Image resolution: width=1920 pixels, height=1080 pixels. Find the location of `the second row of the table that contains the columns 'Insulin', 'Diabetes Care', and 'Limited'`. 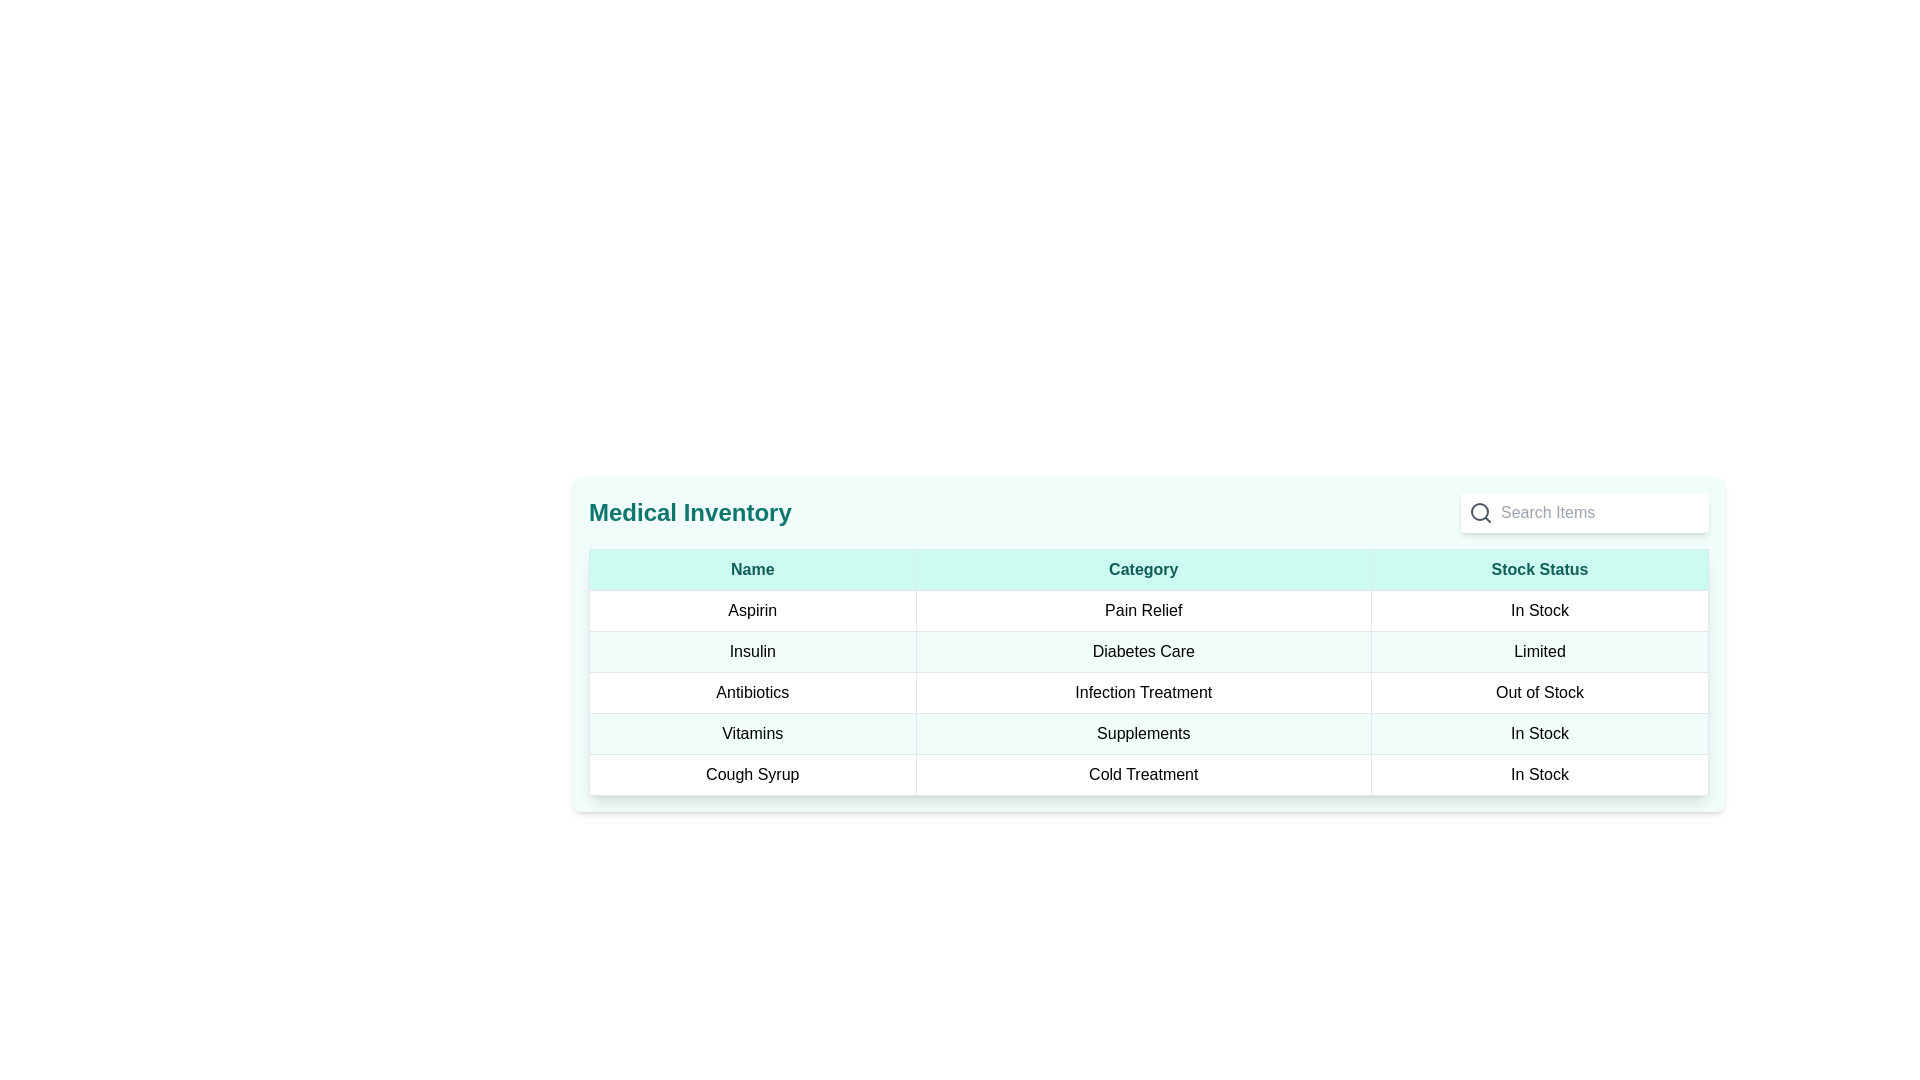

the second row of the table that contains the columns 'Insulin', 'Diabetes Care', and 'Limited' is located at coordinates (1148, 651).